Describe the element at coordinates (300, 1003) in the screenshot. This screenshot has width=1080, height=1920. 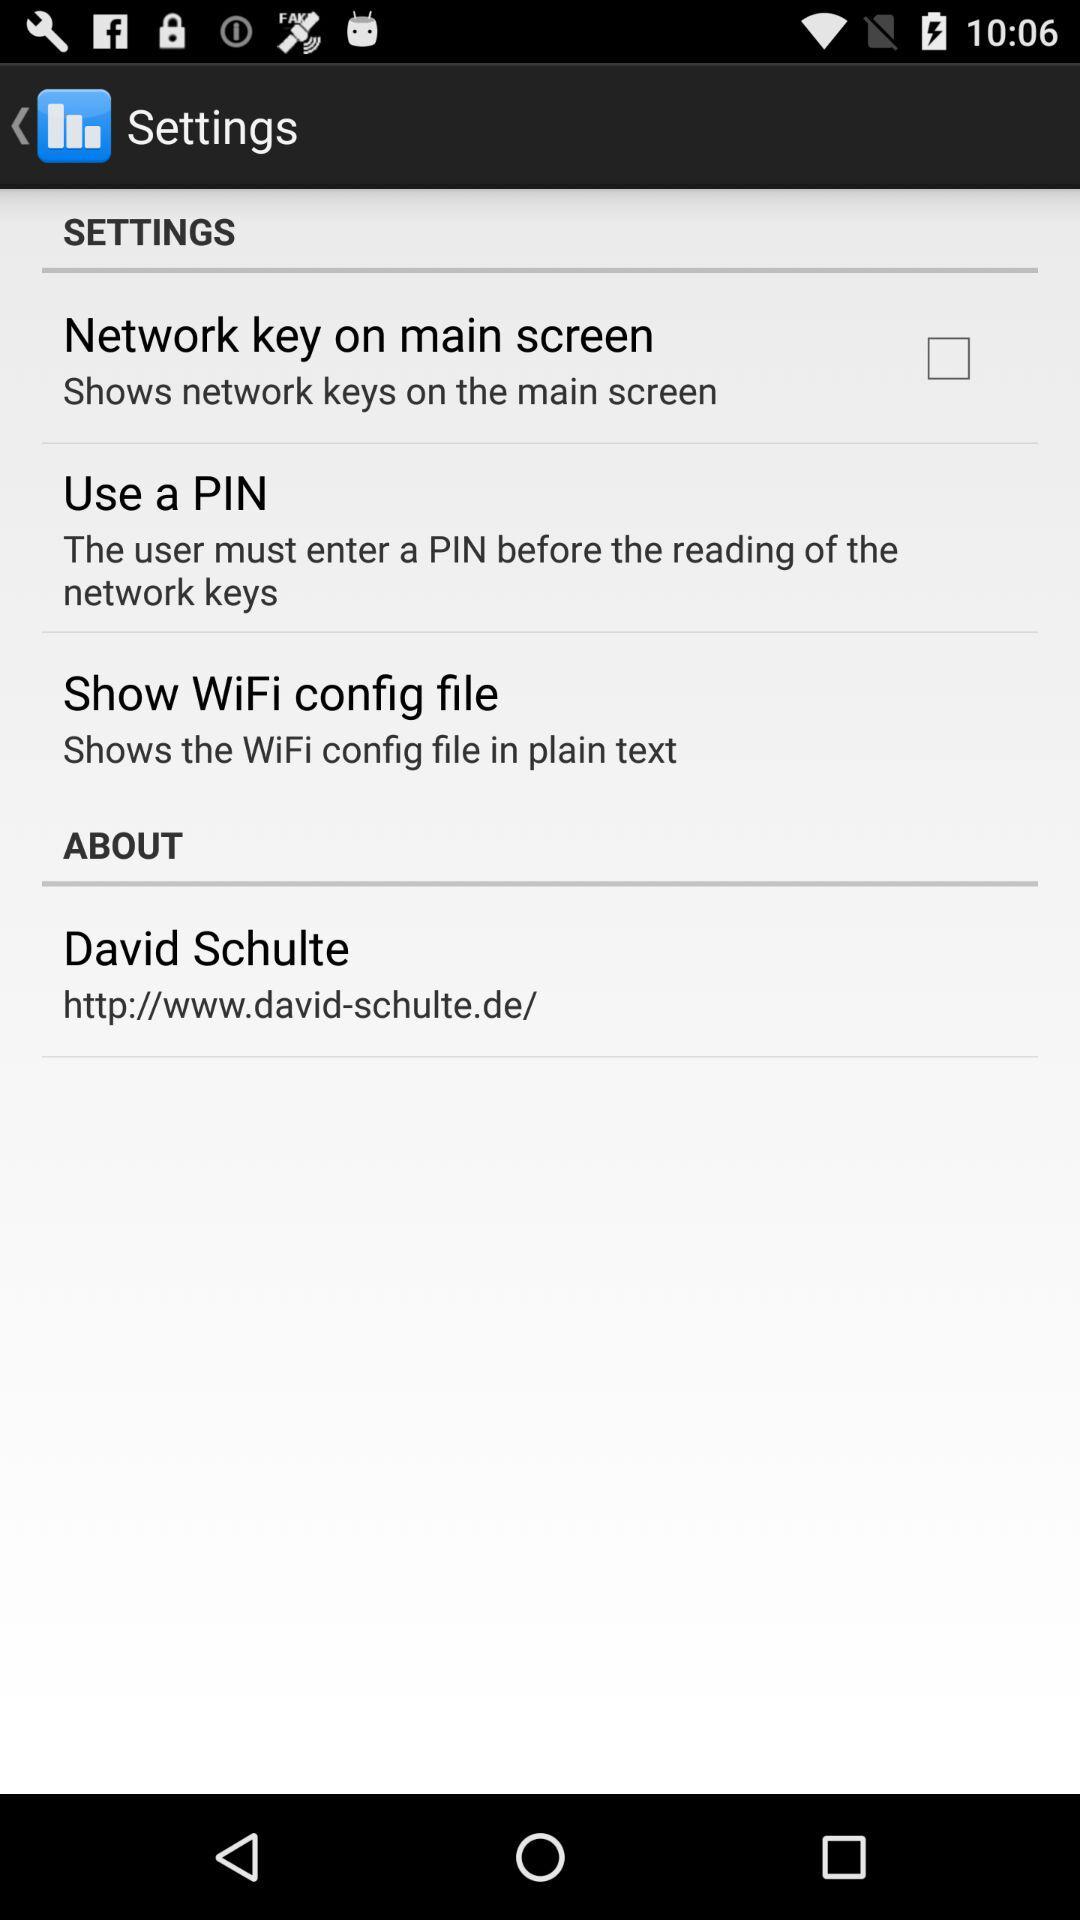
I see `app below david schulte app` at that location.